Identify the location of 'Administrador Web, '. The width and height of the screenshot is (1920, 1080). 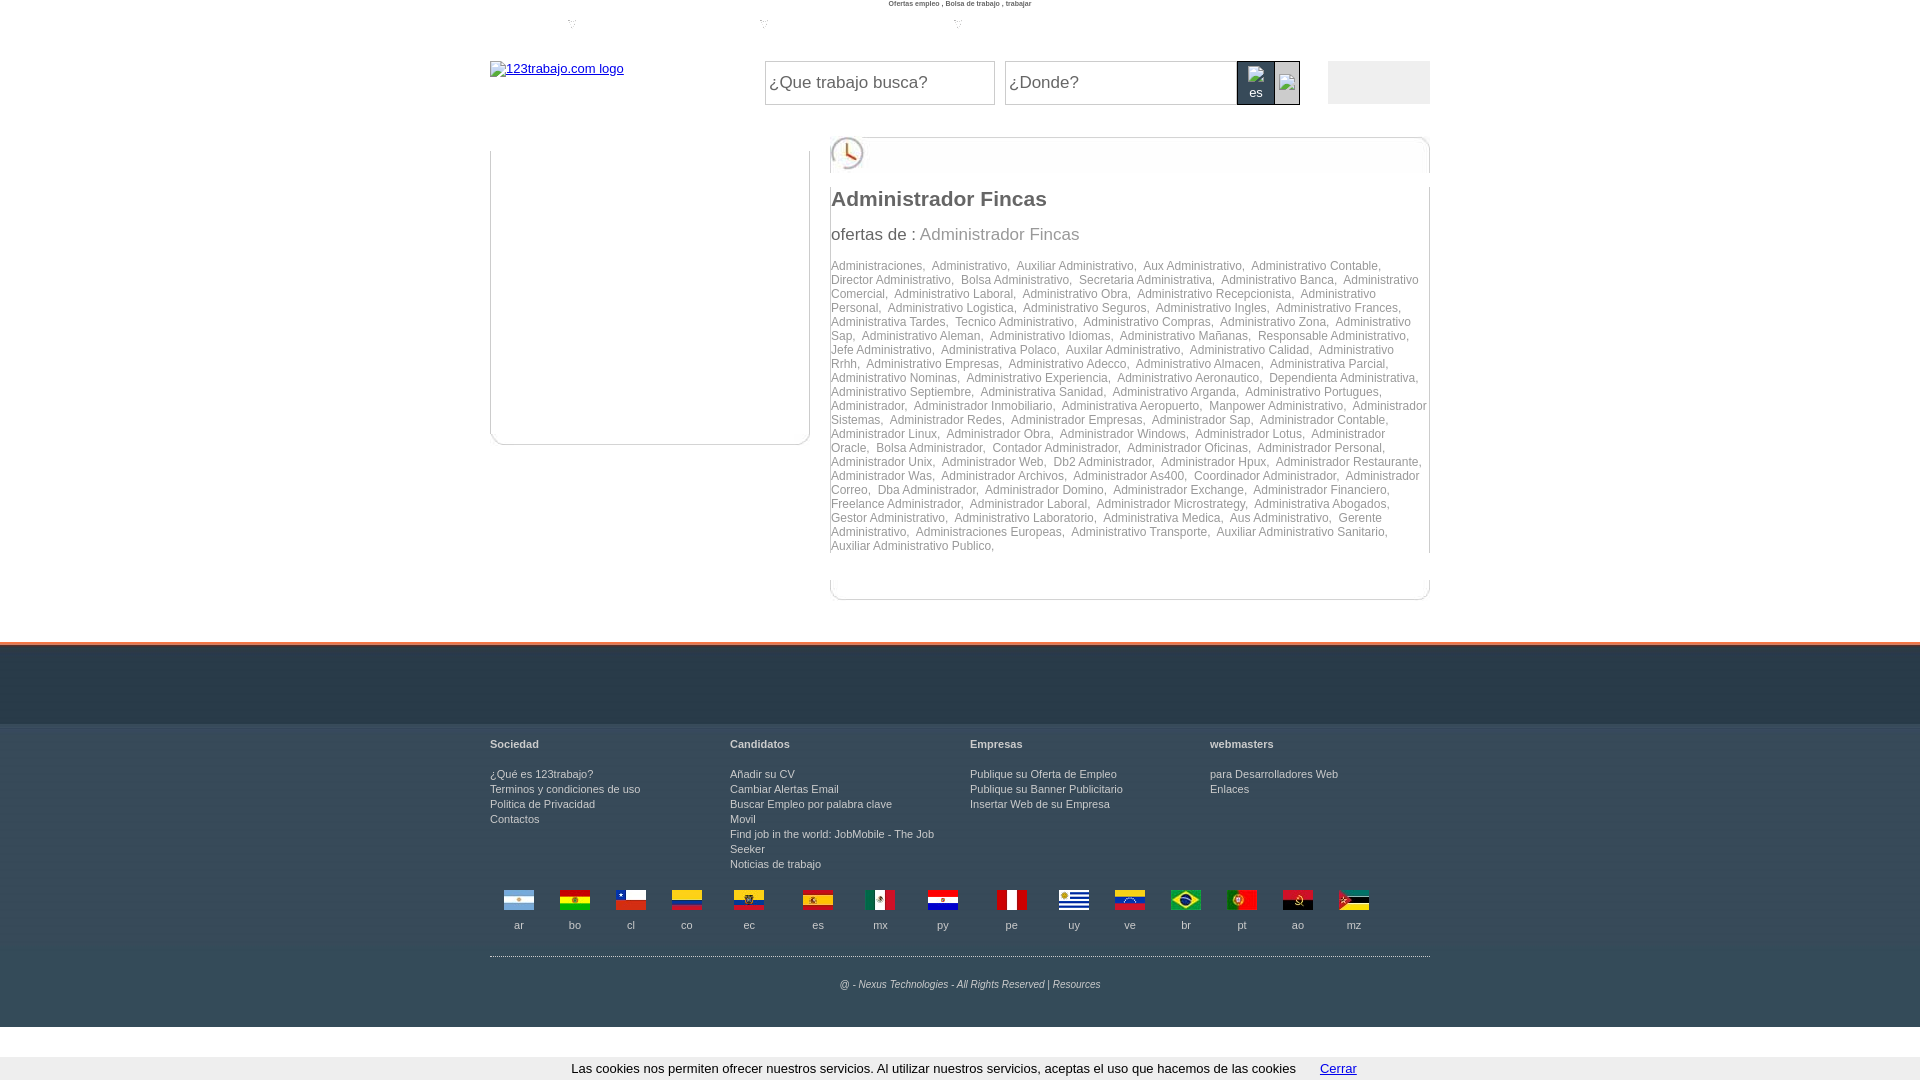
(998, 462).